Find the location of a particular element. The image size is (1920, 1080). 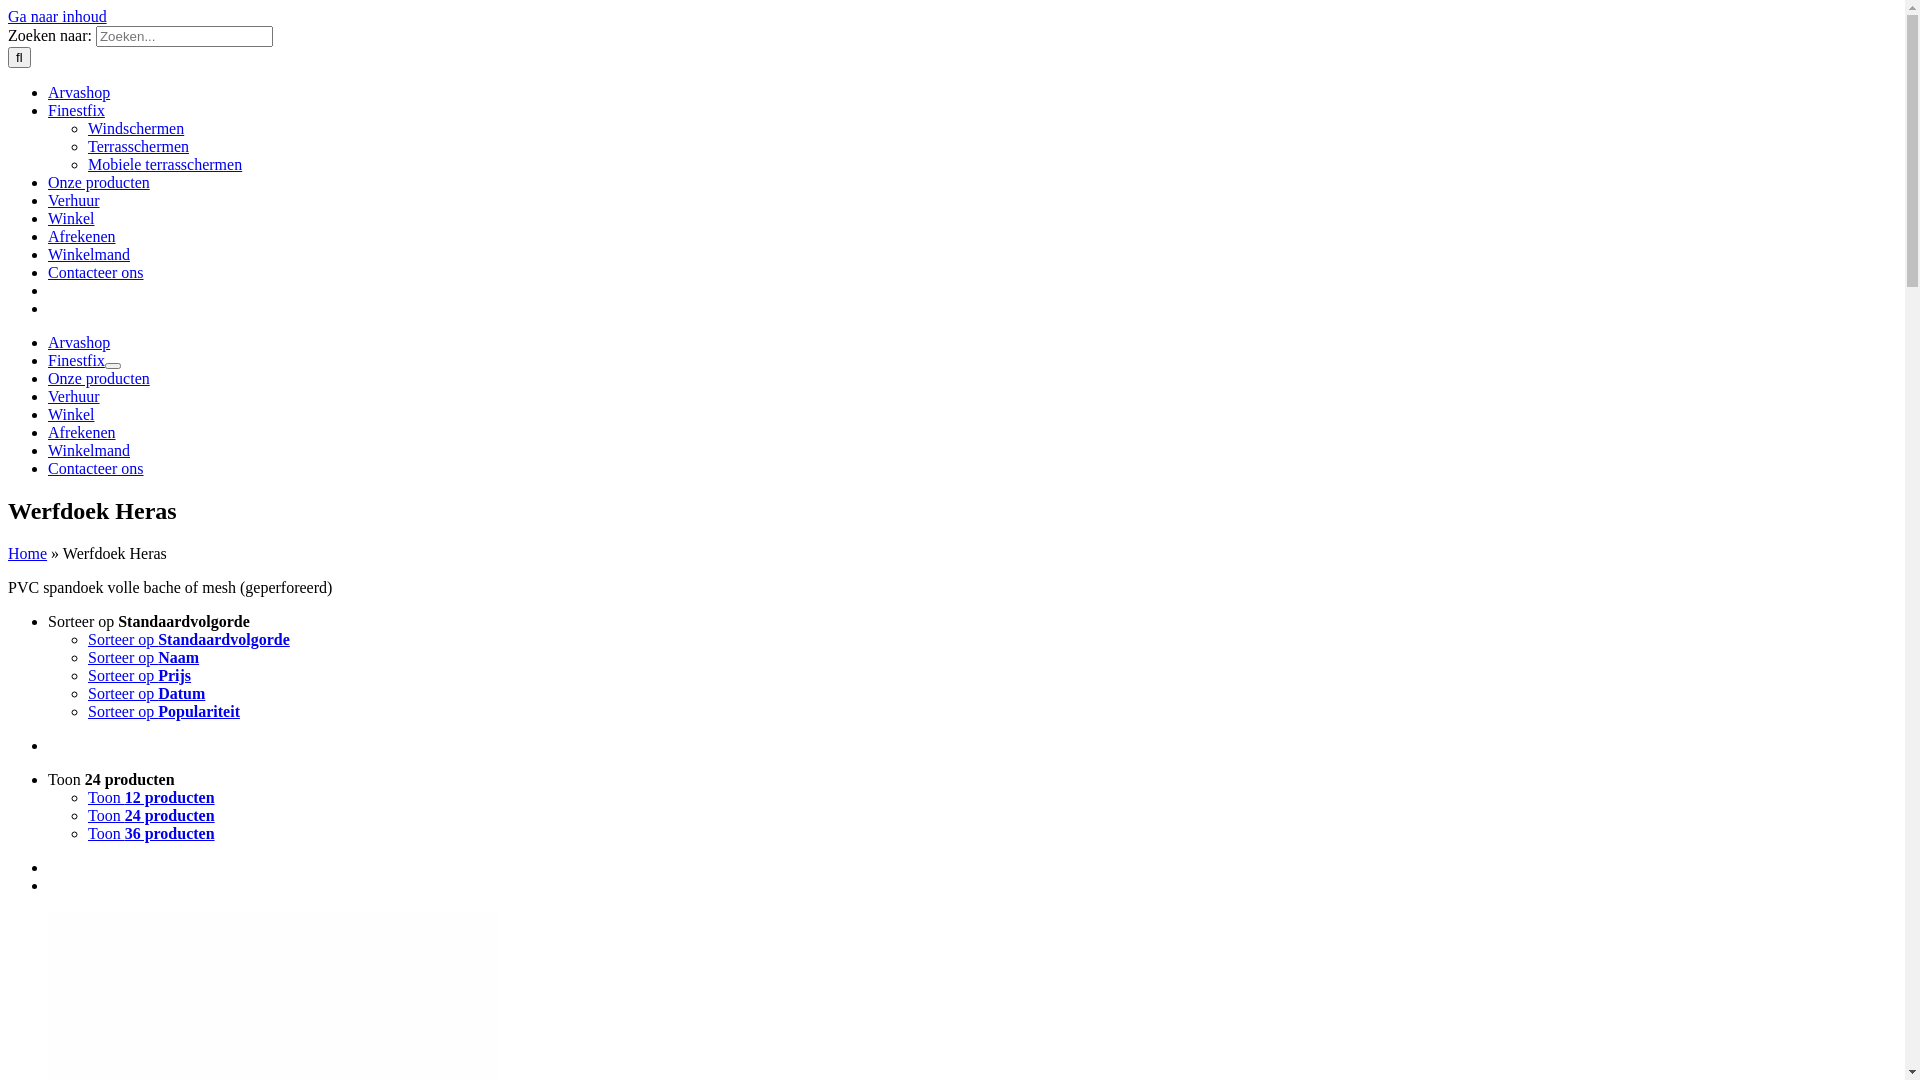

'Sorteer op Populariteit' is located at coordinates (163, 710).